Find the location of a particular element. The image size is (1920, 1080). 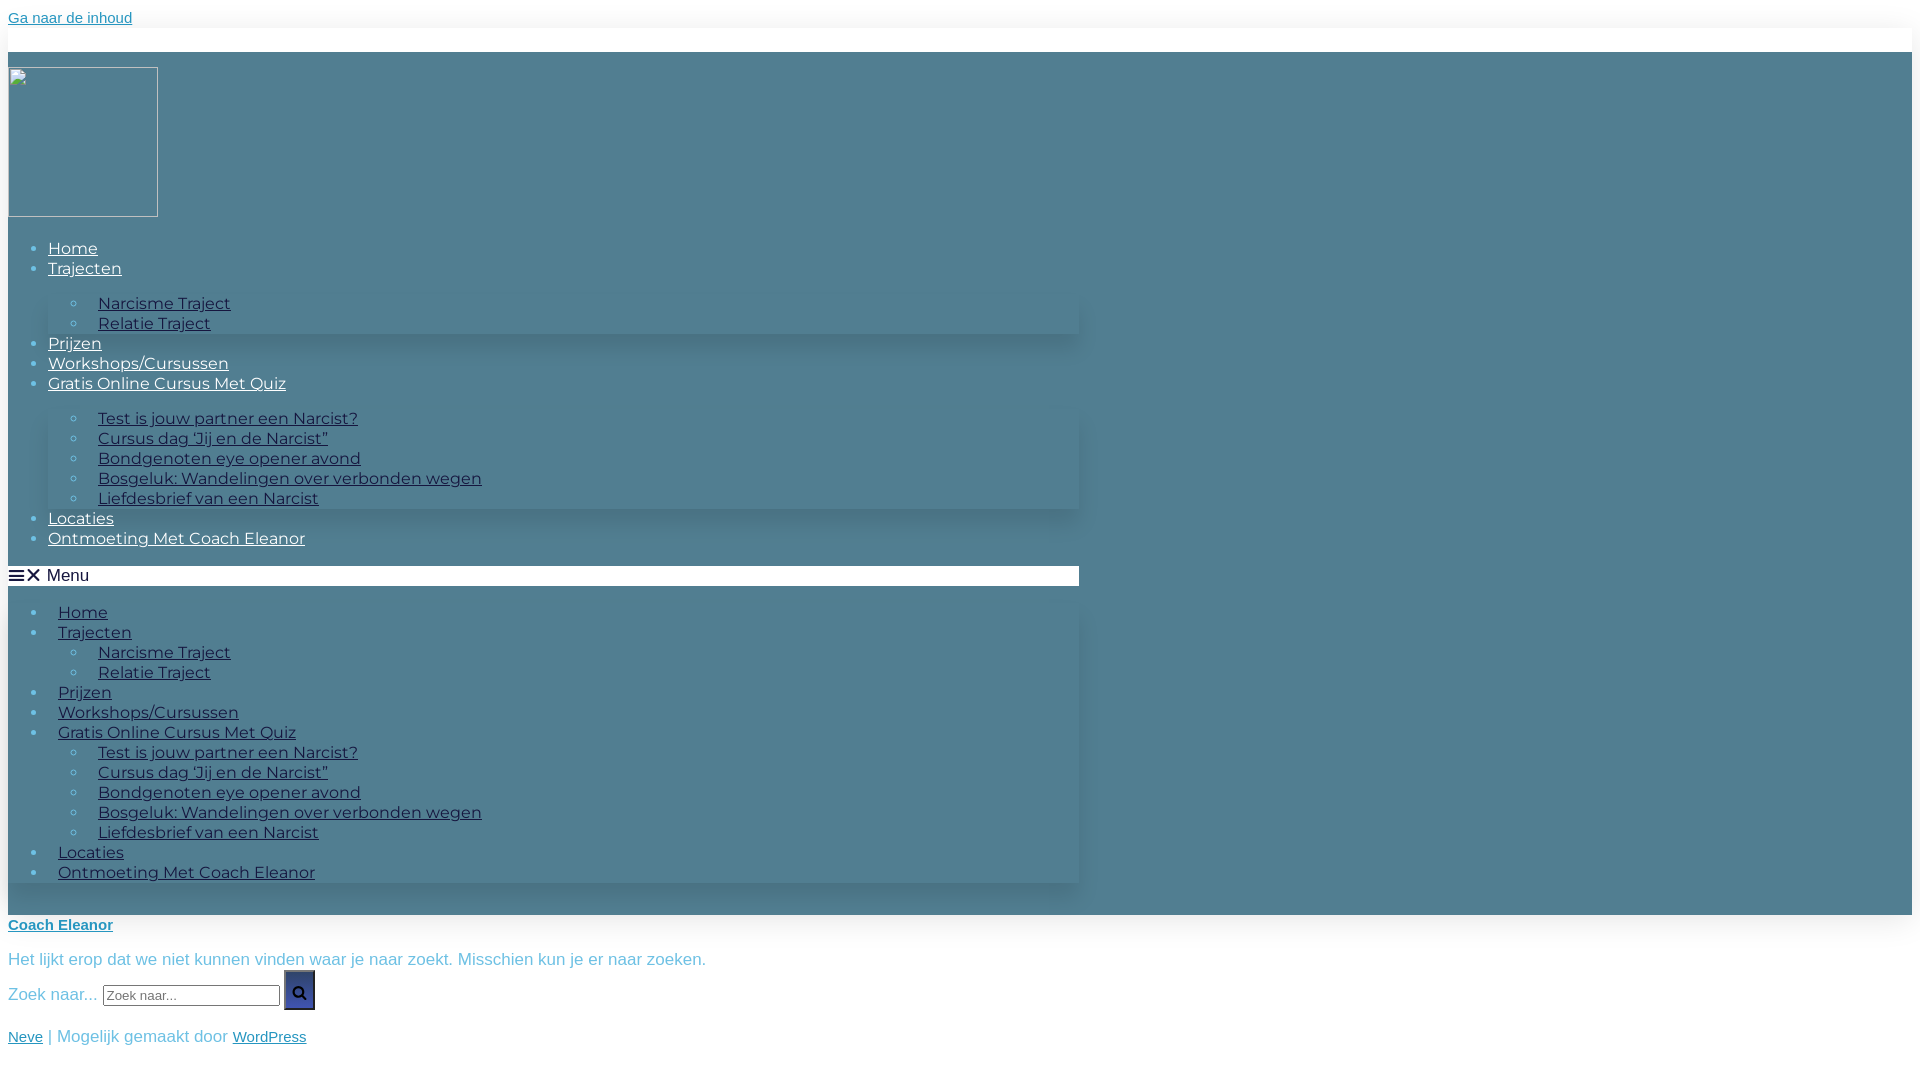

'Coach Eleanor' is located at coordinates (60, 924).